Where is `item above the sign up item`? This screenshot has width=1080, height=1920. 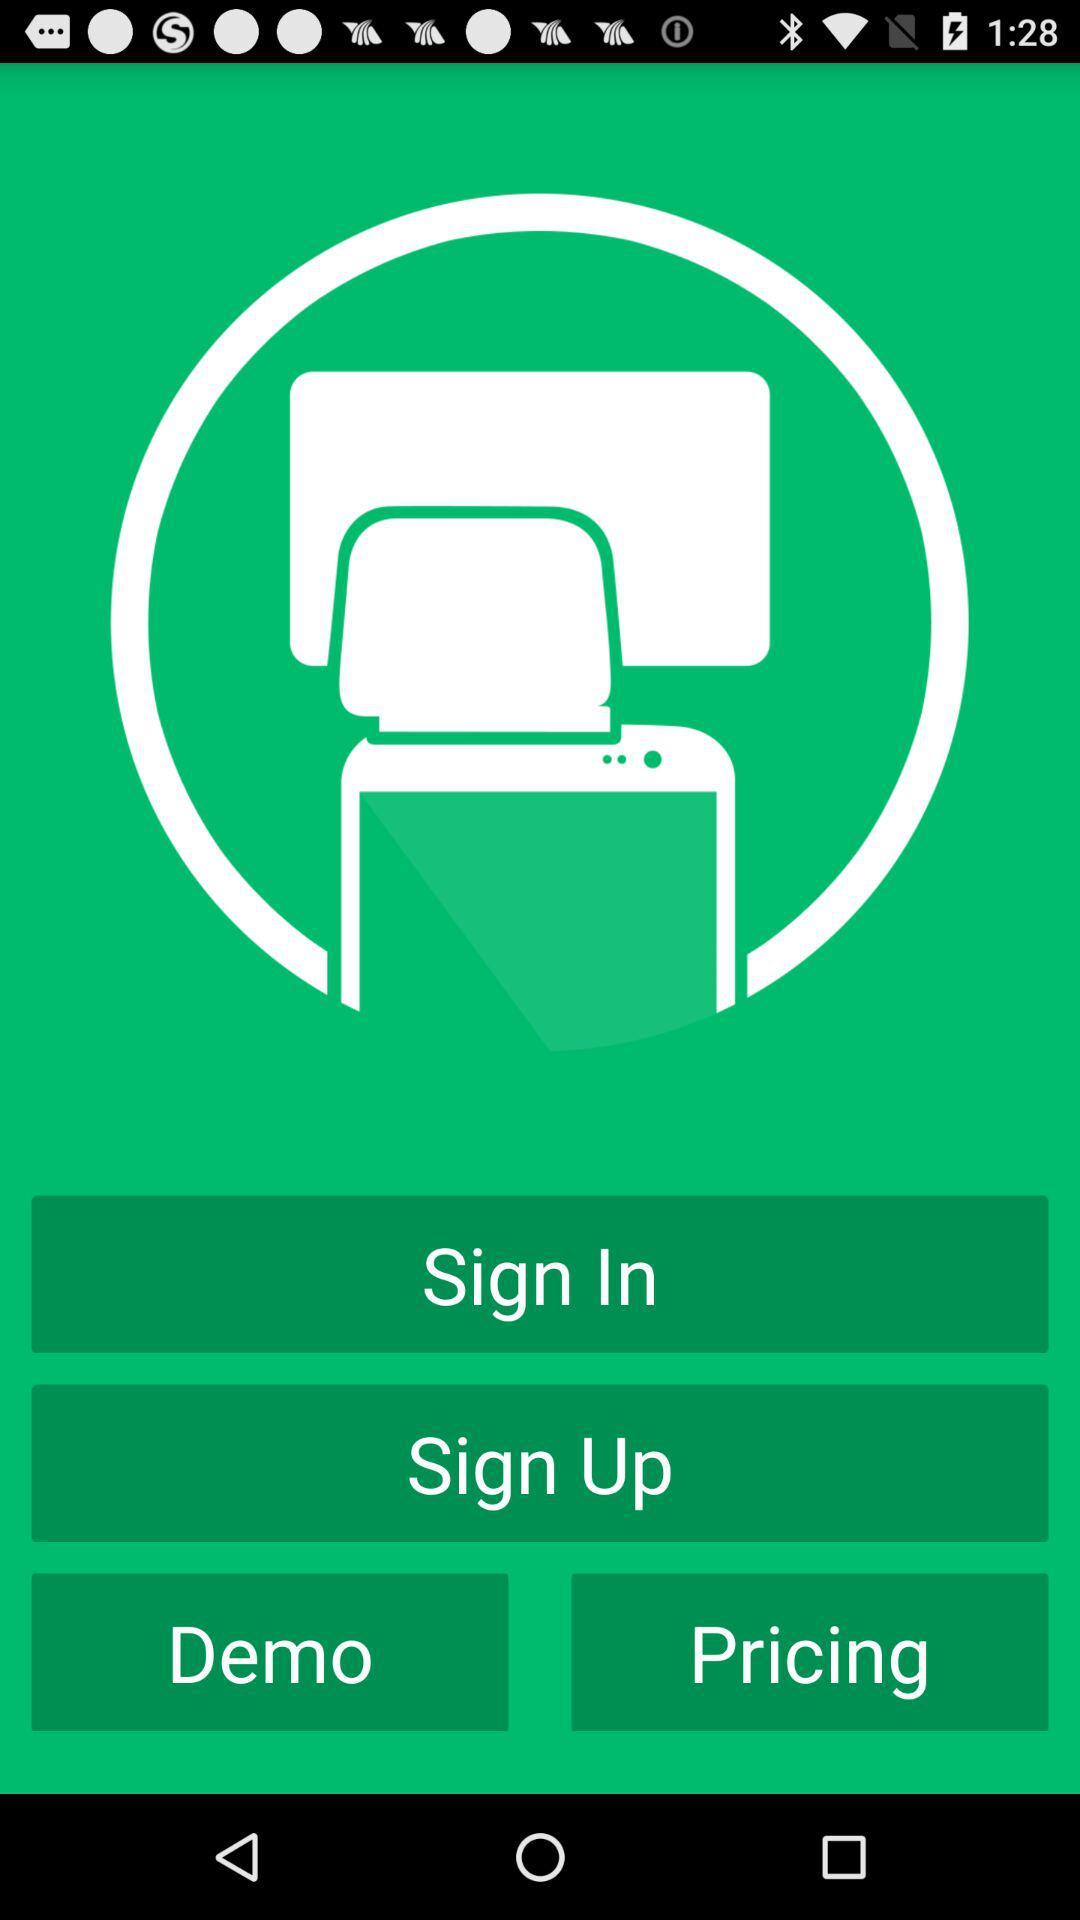
item above the sign up item is located at coordinates (540, 1273).